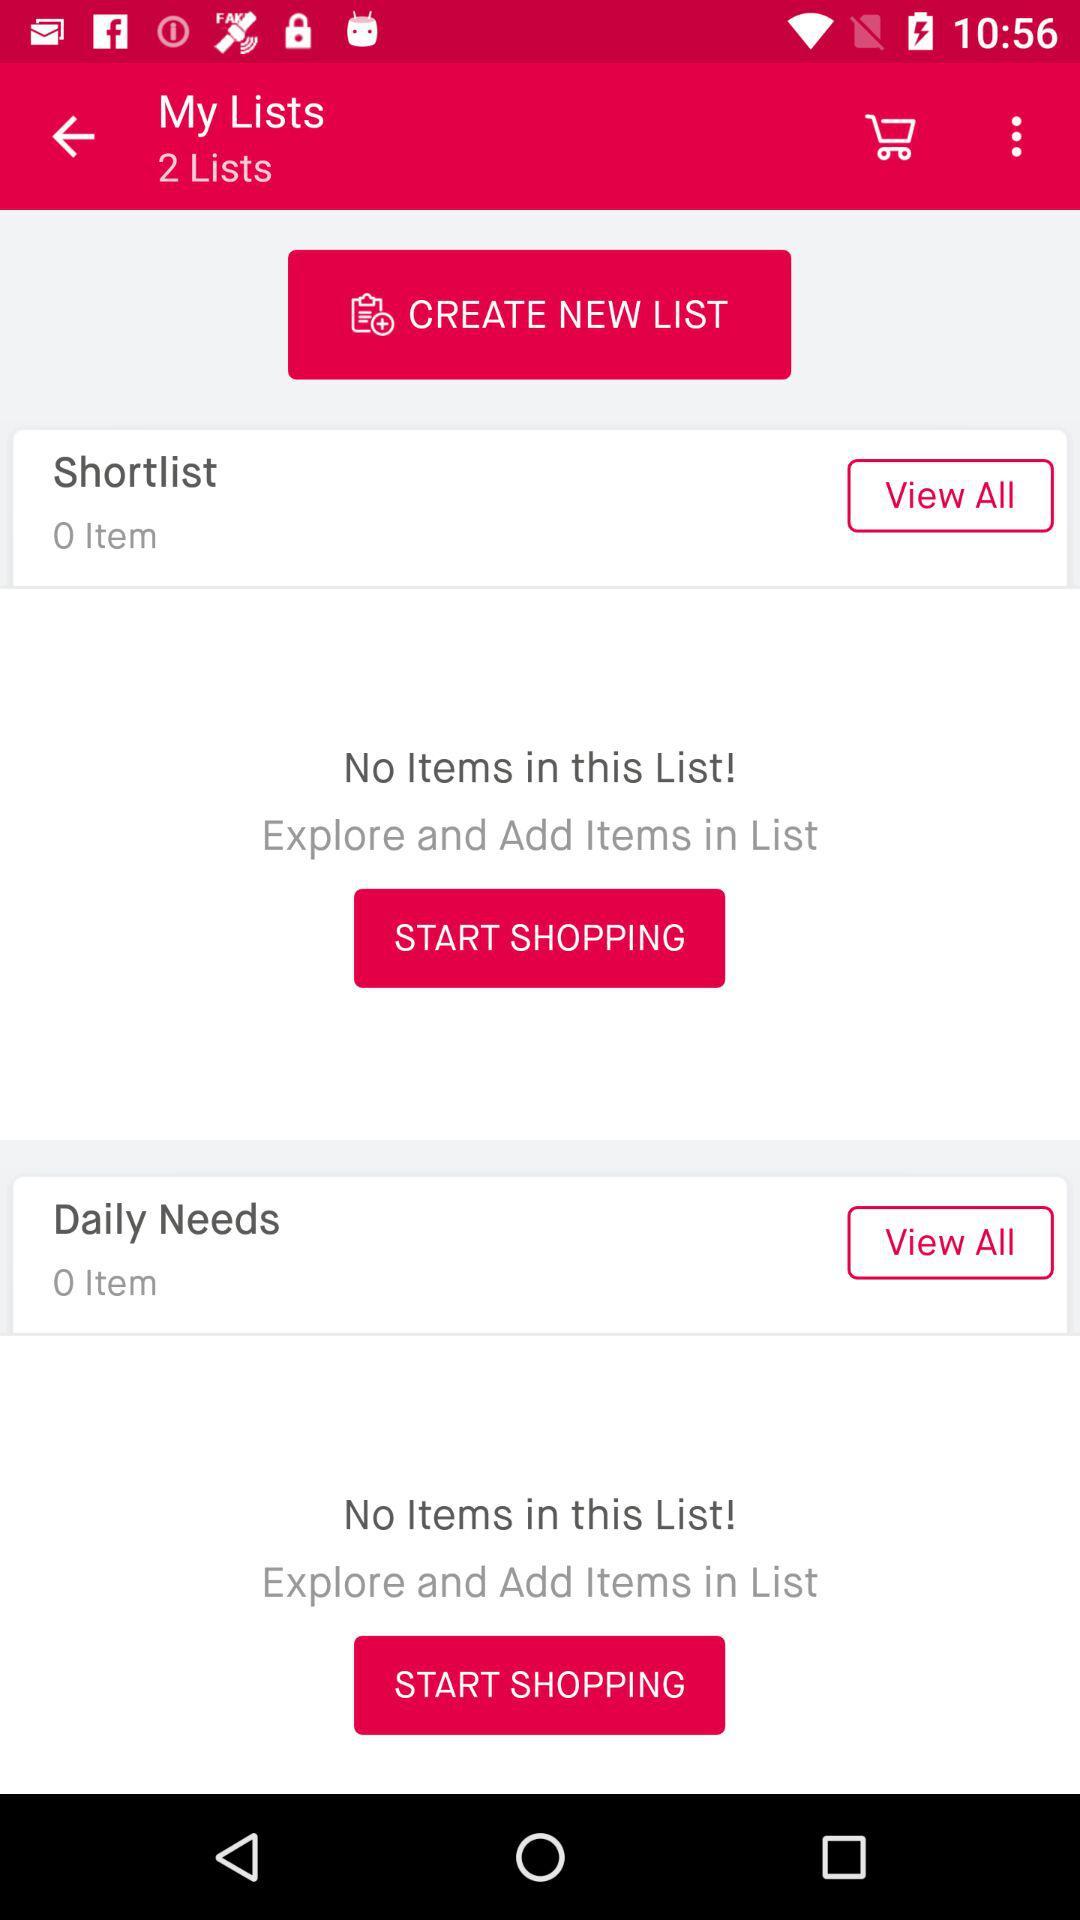  Describe the element at coordinates (1017, 135) in the screenshot. I see `item above view all item` at that location.